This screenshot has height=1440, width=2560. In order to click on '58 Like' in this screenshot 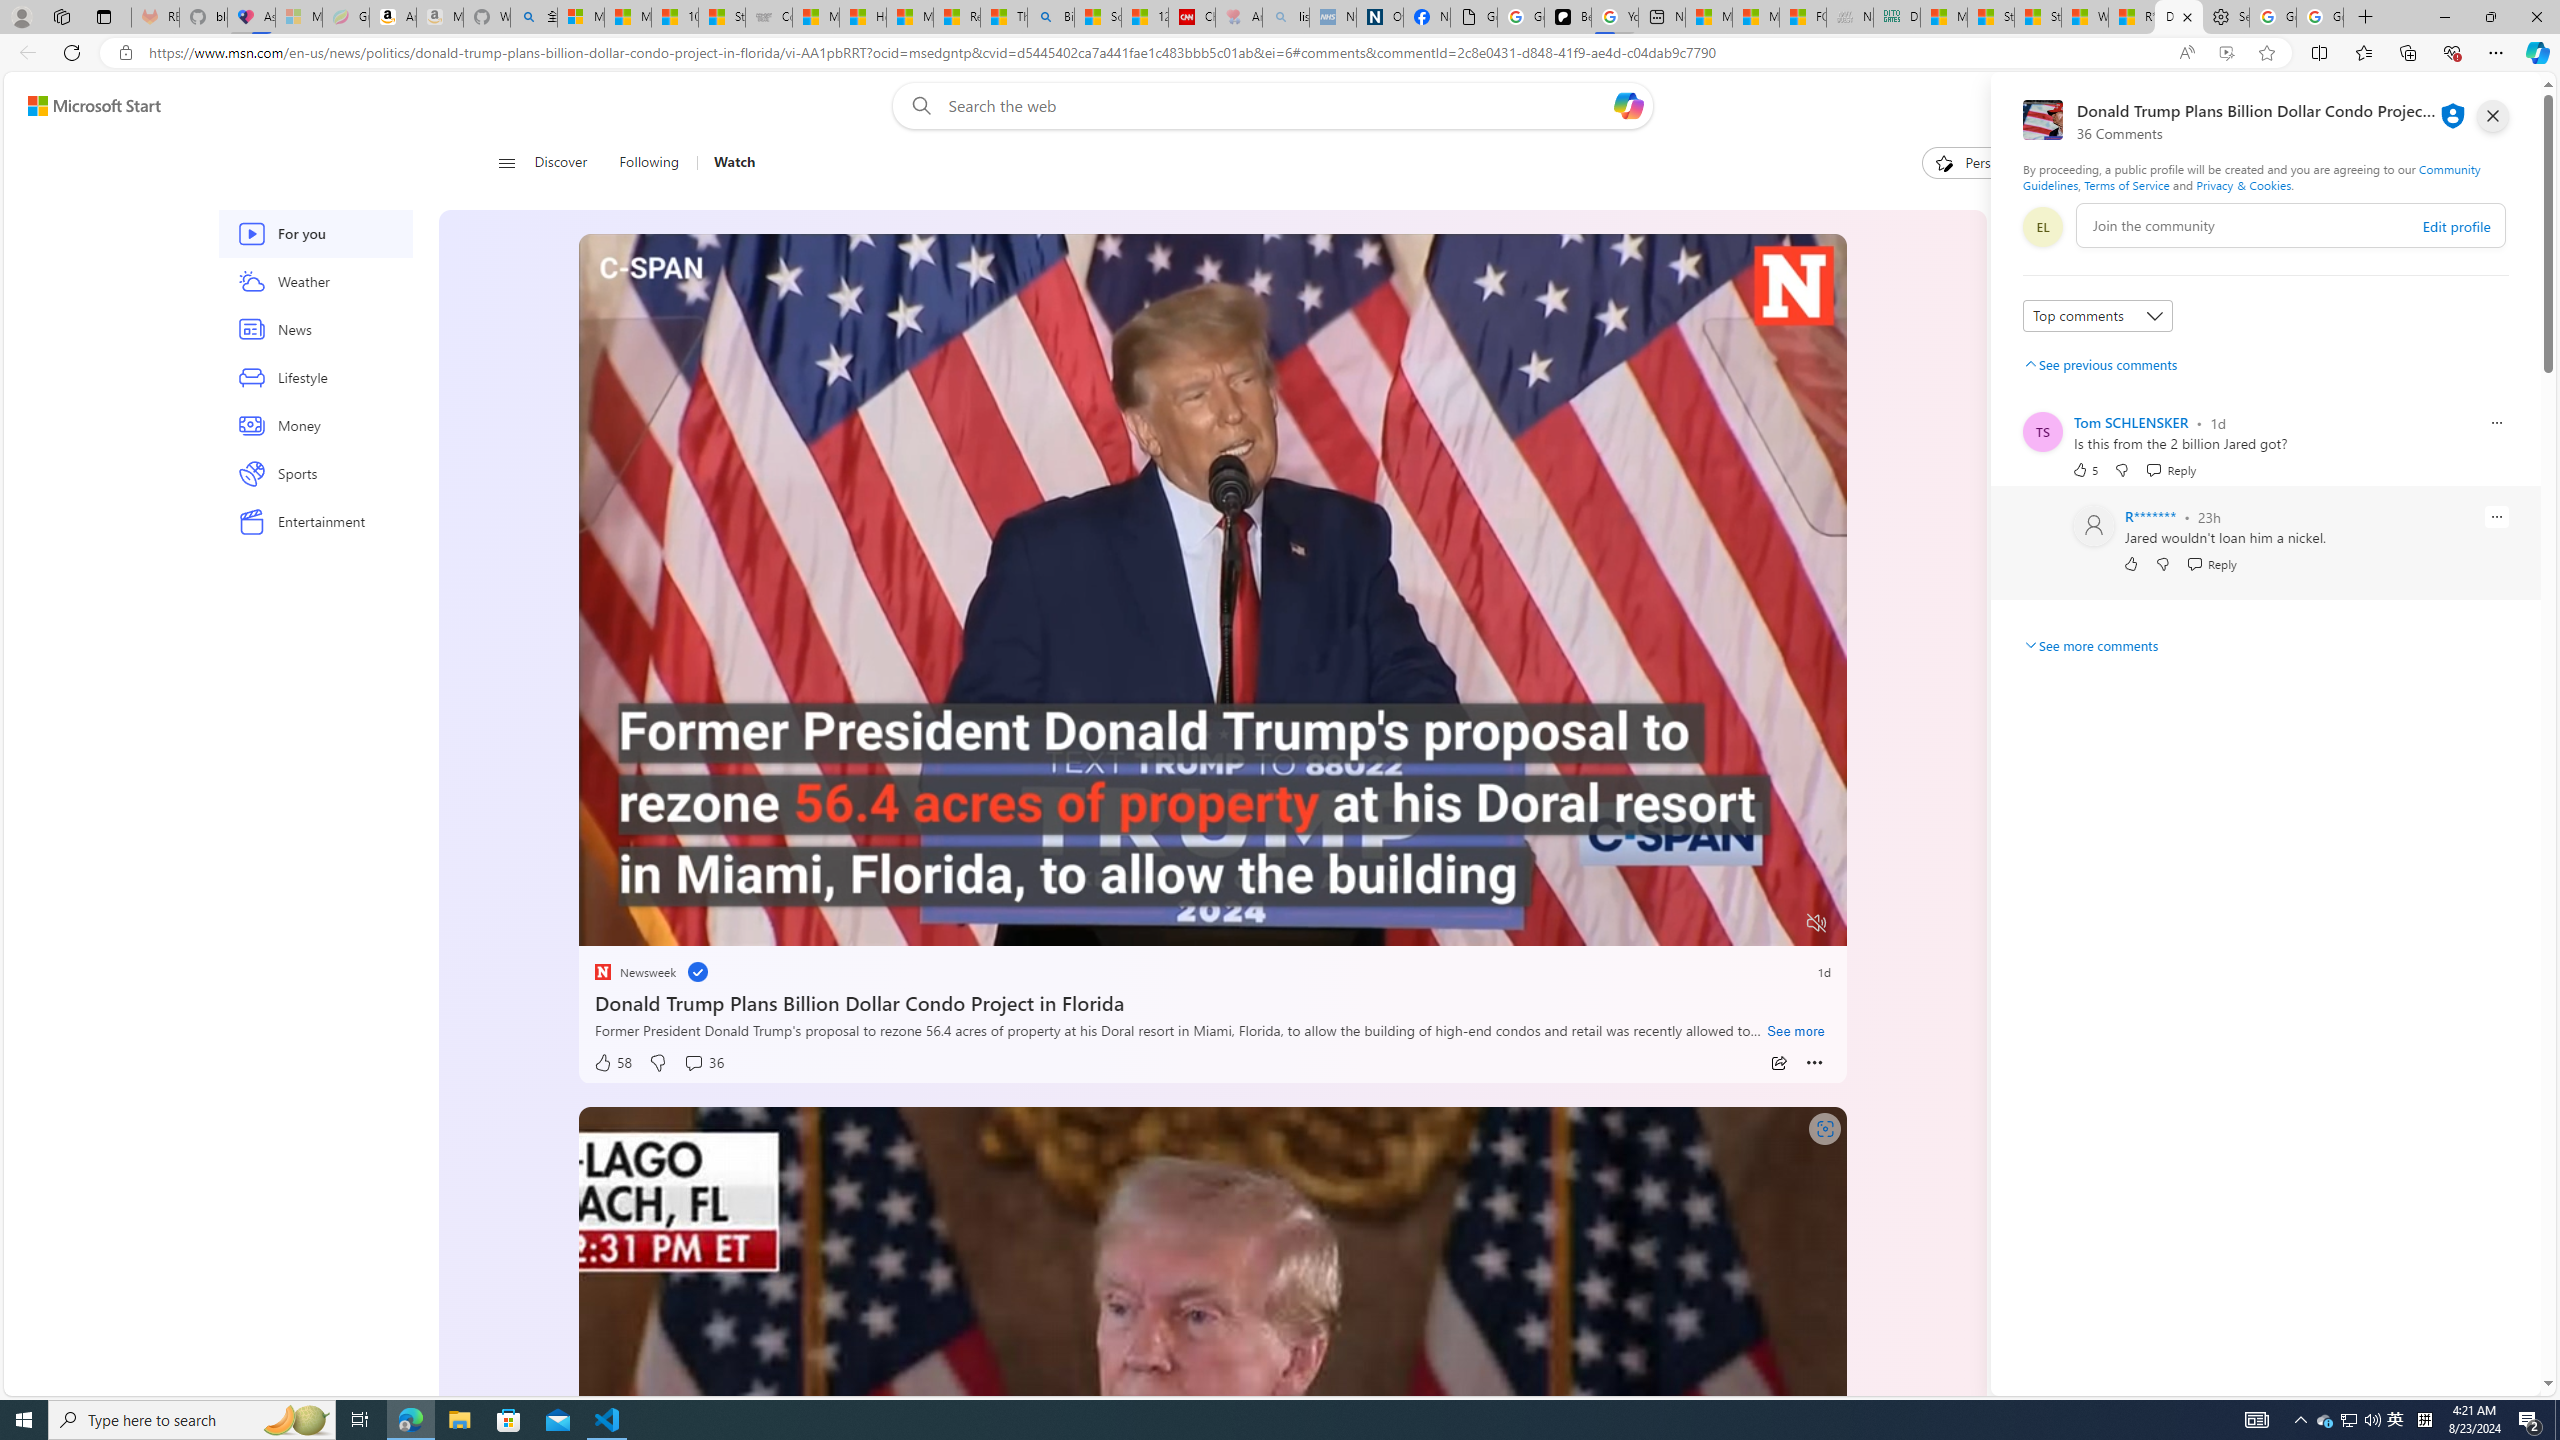, I will do `click(611, 1062)`.